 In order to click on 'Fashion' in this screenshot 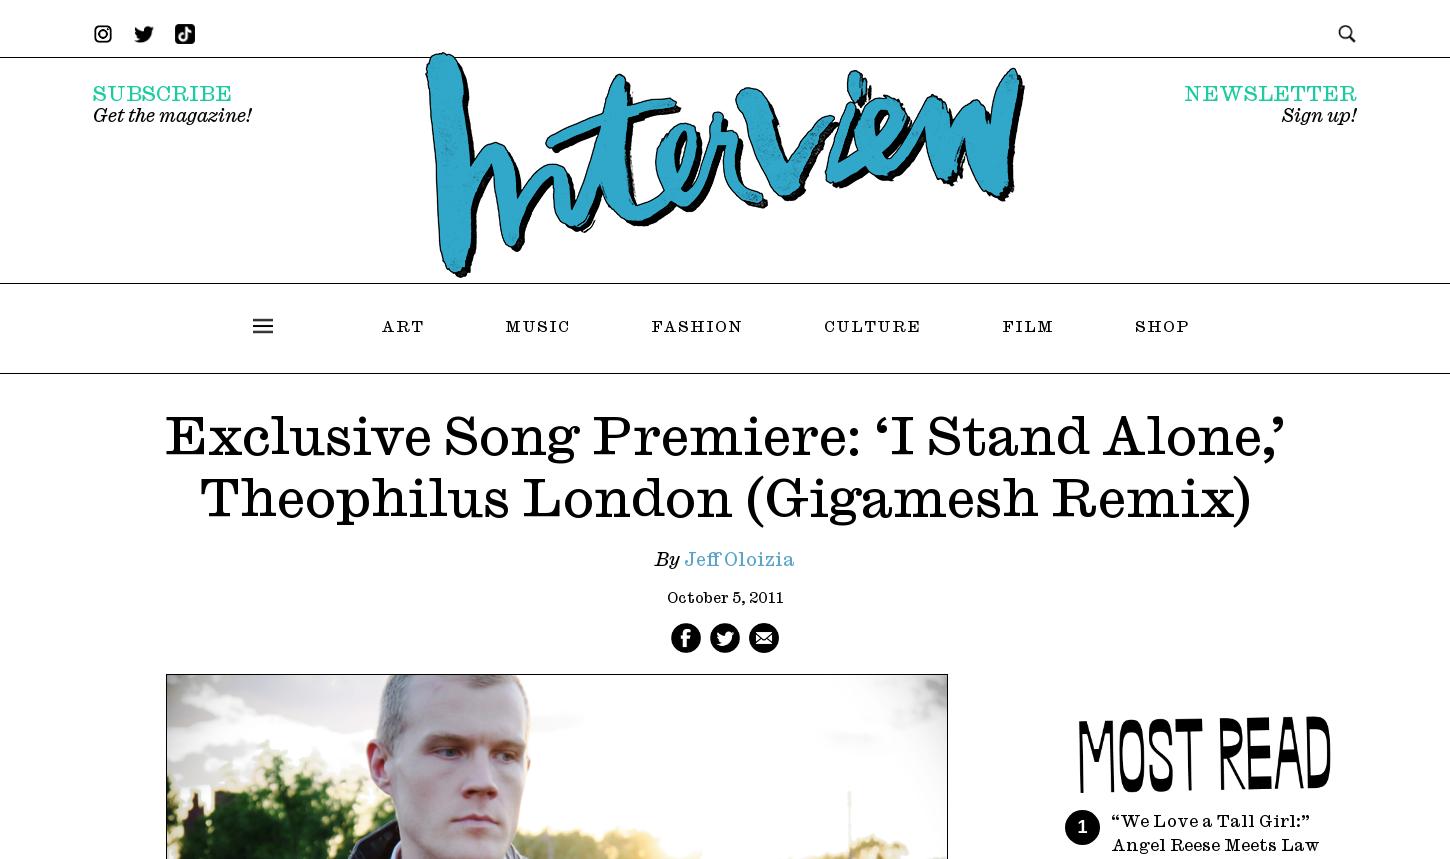, I will do `click(696, 325)`.